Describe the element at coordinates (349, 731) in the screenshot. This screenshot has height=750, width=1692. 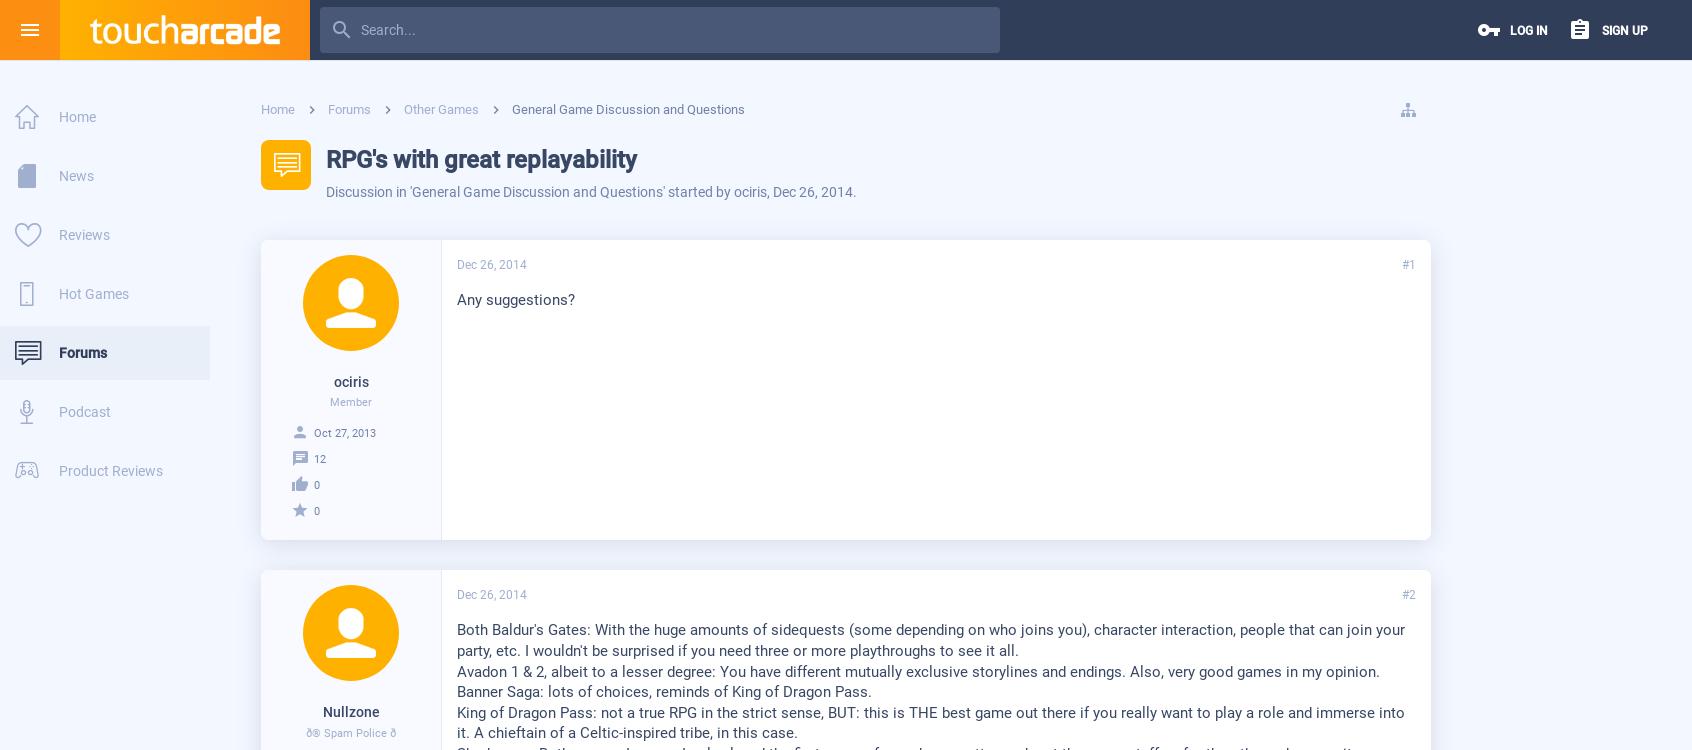
I see `'ð® Spam Police ð'` at that location.